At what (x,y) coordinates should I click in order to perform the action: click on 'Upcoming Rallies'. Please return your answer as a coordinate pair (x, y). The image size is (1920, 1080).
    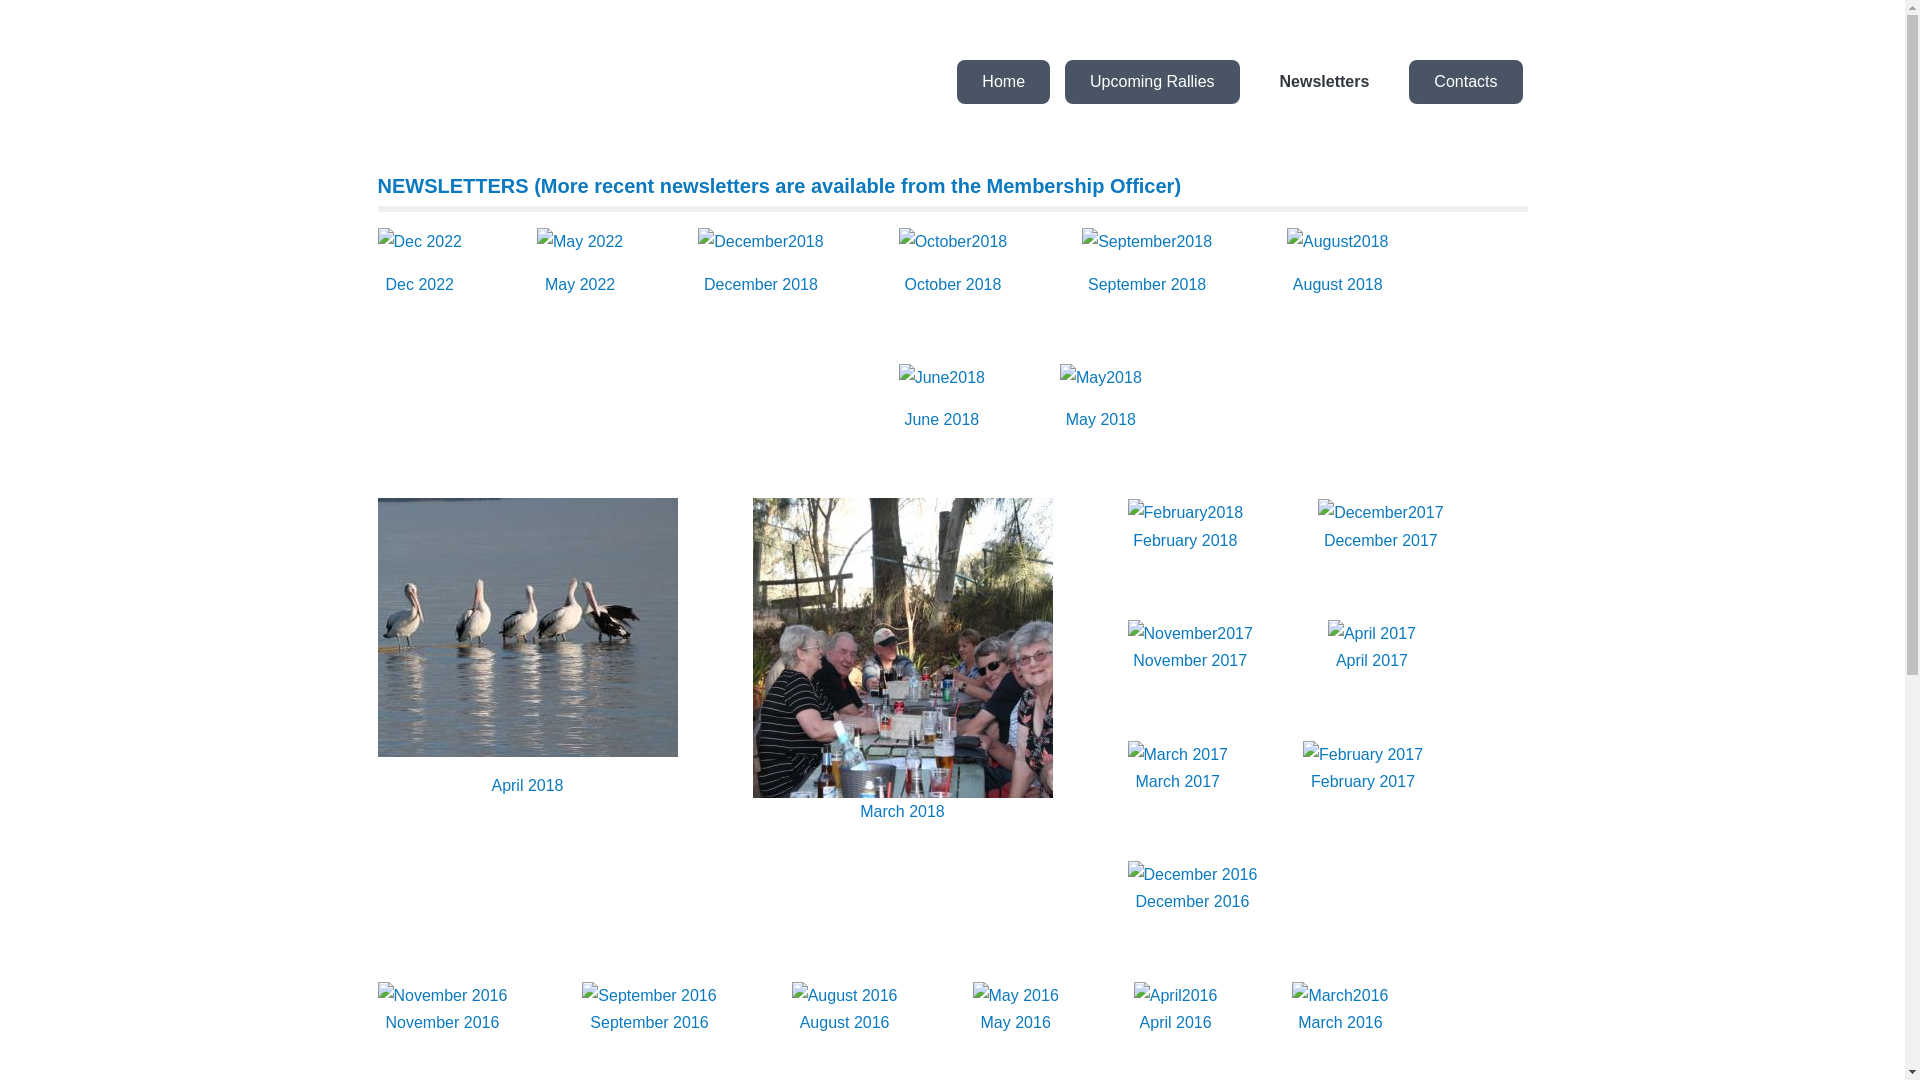
    Looking at the image, I should click on (1152, 80).